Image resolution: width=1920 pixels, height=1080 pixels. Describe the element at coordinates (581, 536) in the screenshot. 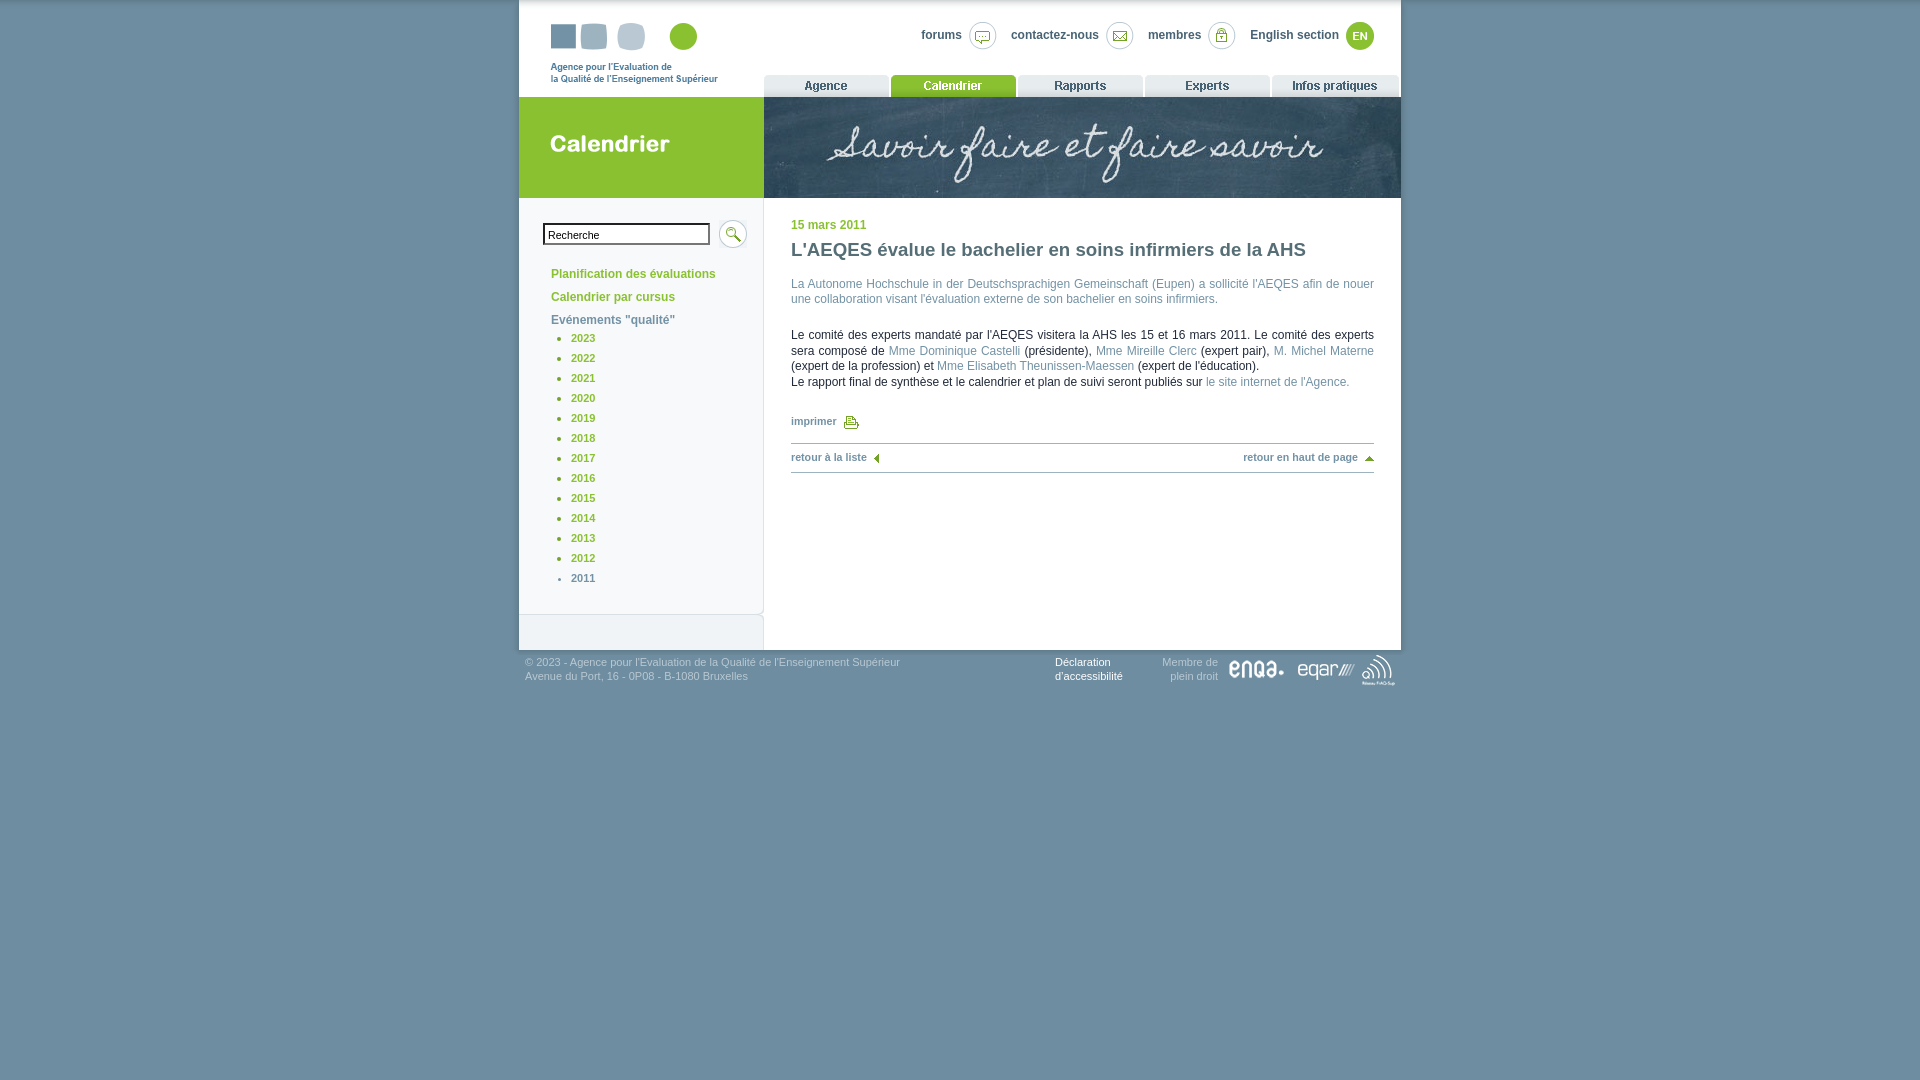

I see `'2013'` at that location.